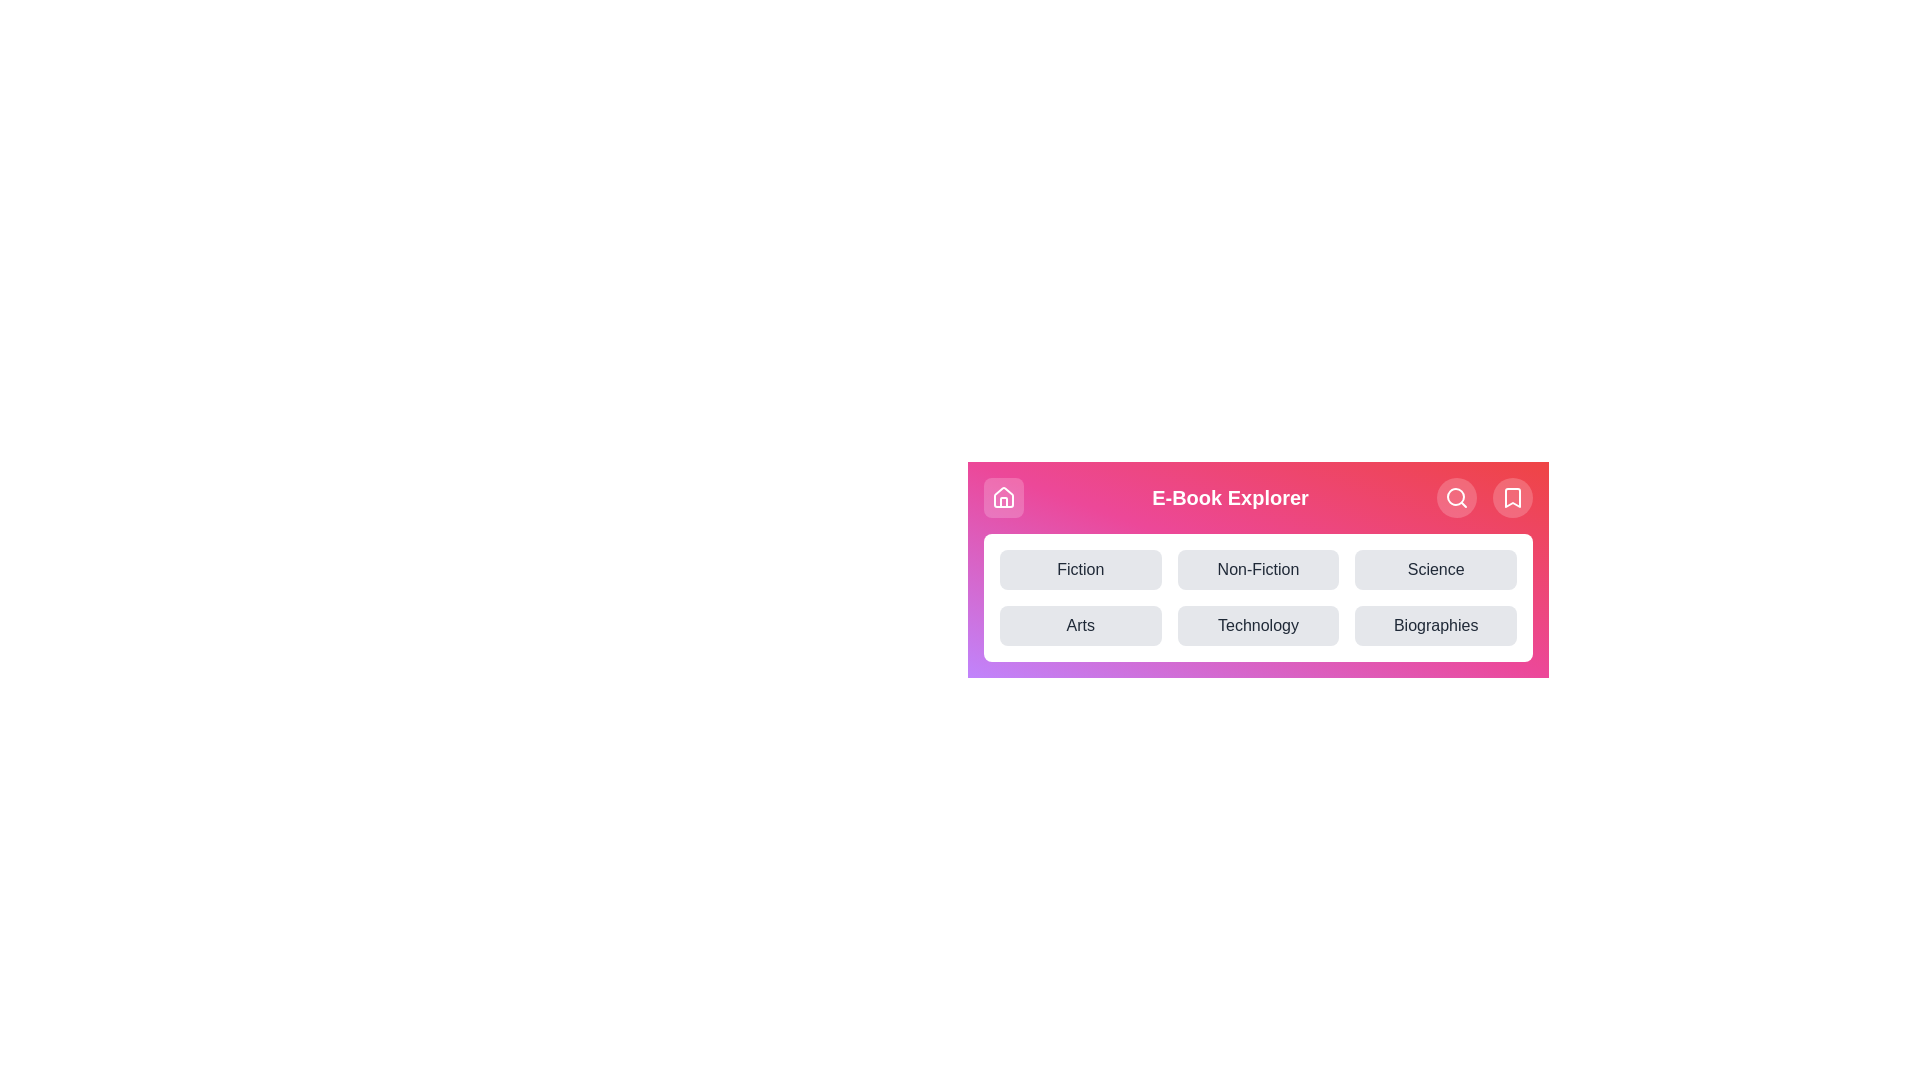  What do you see at coordinates (1456, 496) in the screenshot?
I see `the search icon to initiate a search` at bounding box center [1456, 496].